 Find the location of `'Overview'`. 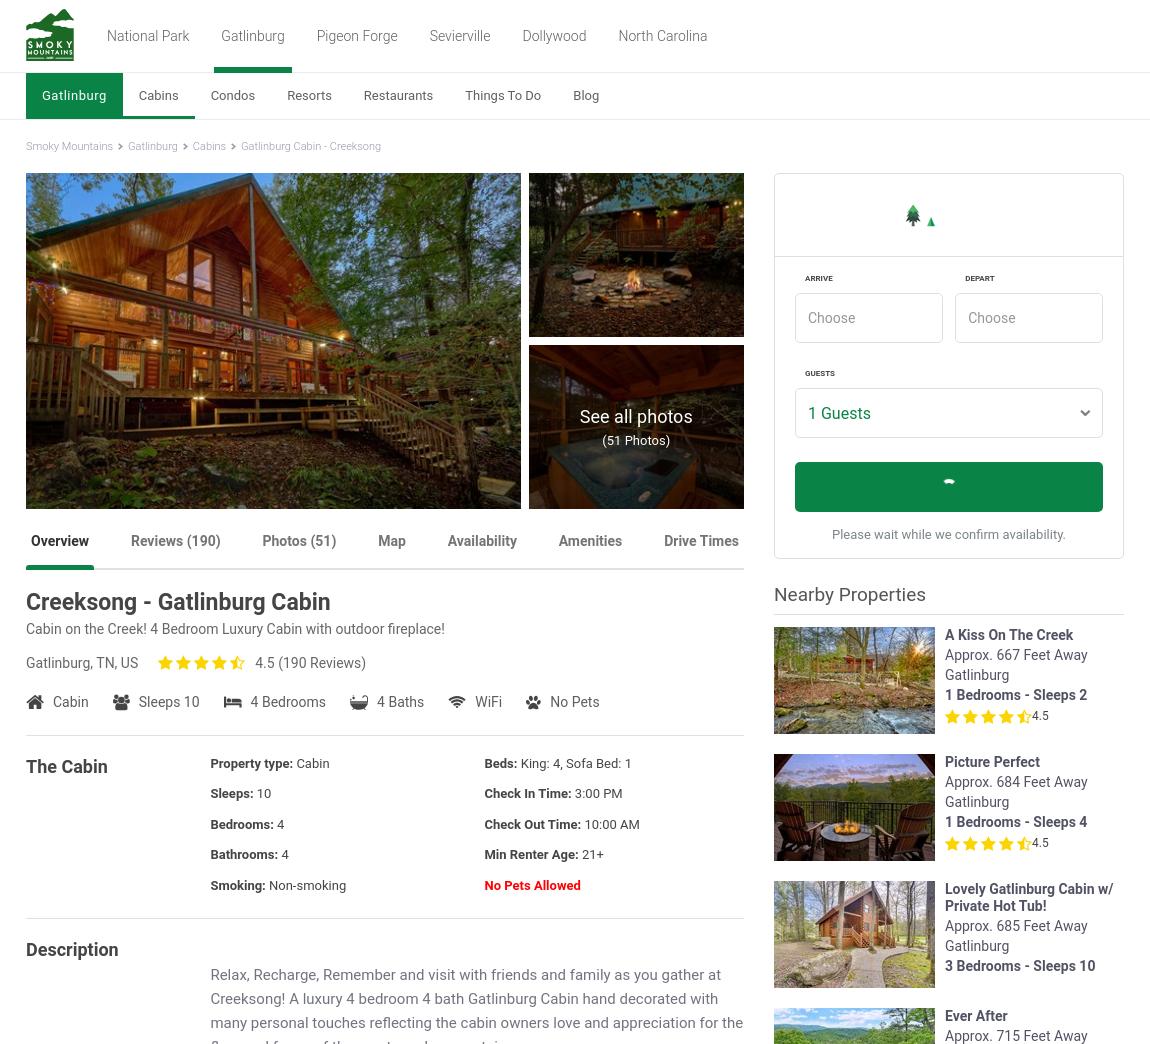

'Overview' is located at coordinates (59, 540).